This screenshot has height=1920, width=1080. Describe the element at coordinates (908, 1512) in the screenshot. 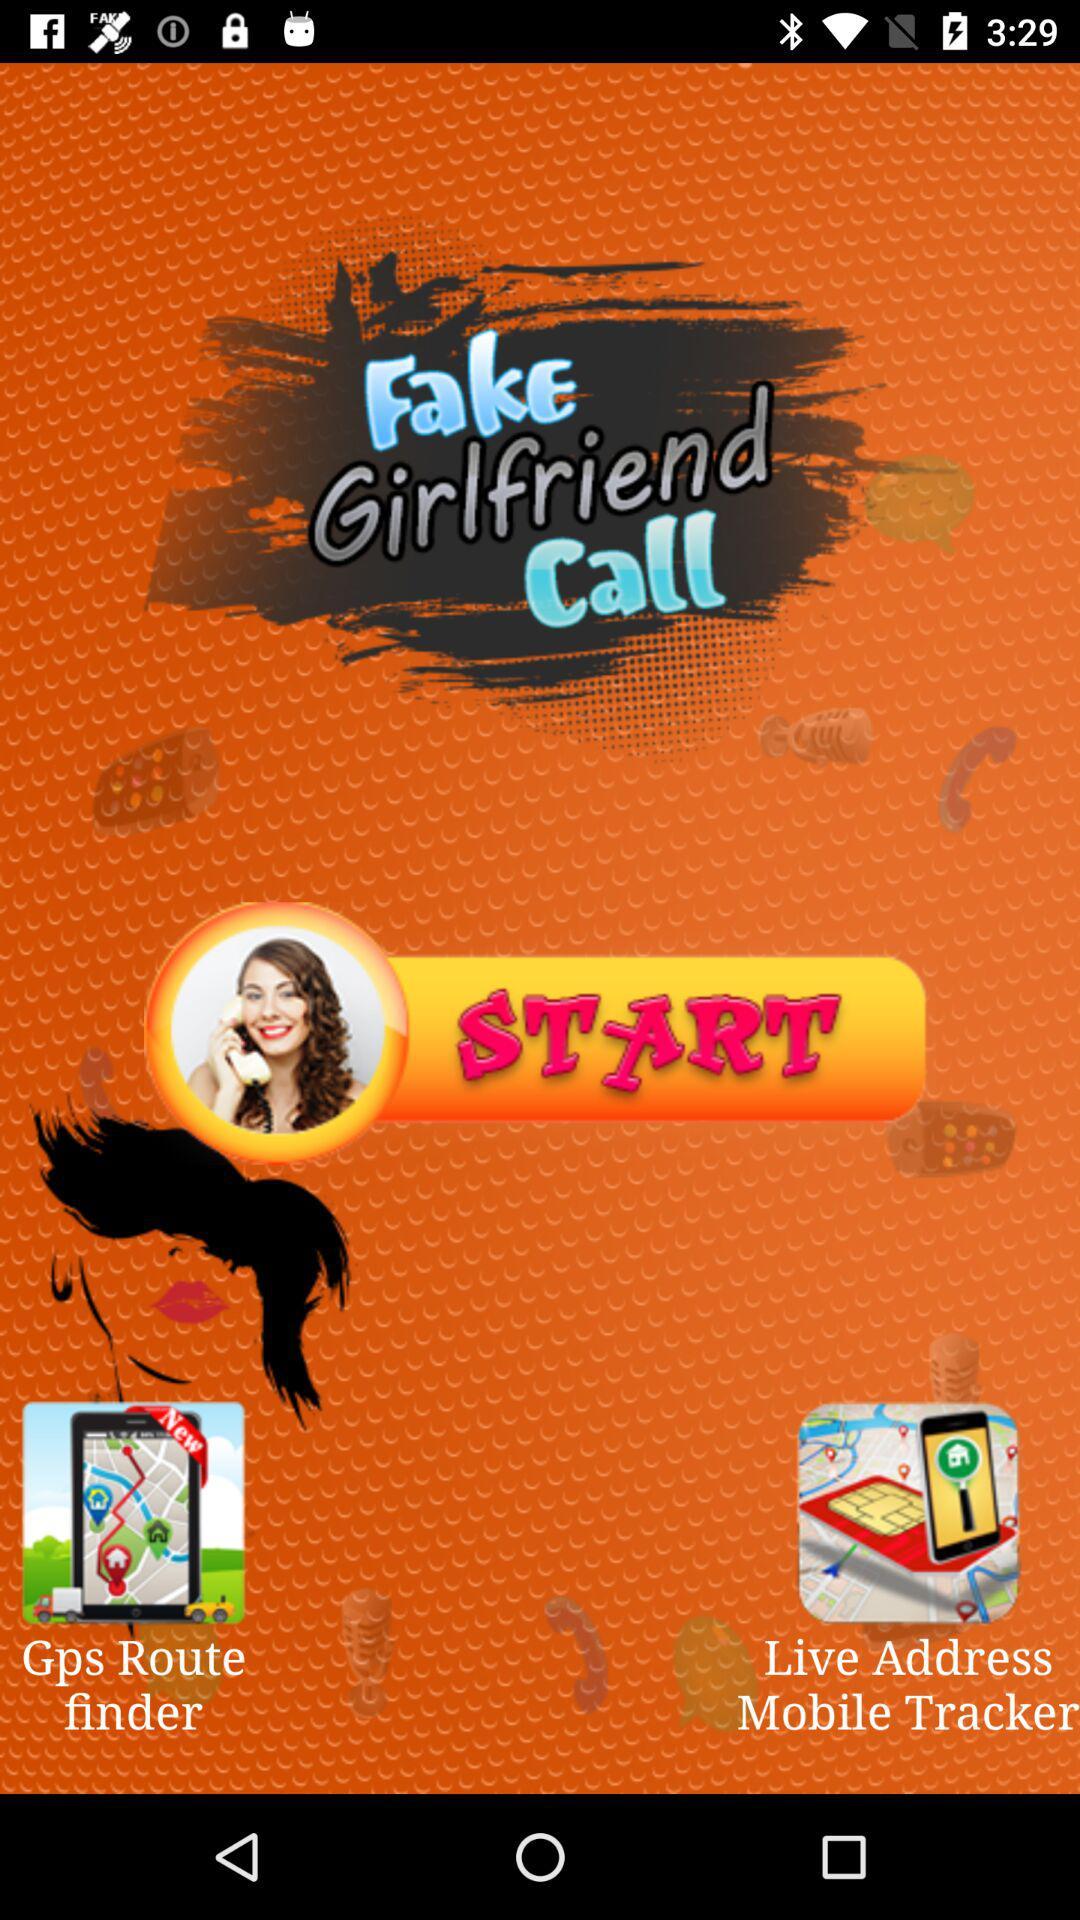

I see `open live address mobile tracker` at that location.